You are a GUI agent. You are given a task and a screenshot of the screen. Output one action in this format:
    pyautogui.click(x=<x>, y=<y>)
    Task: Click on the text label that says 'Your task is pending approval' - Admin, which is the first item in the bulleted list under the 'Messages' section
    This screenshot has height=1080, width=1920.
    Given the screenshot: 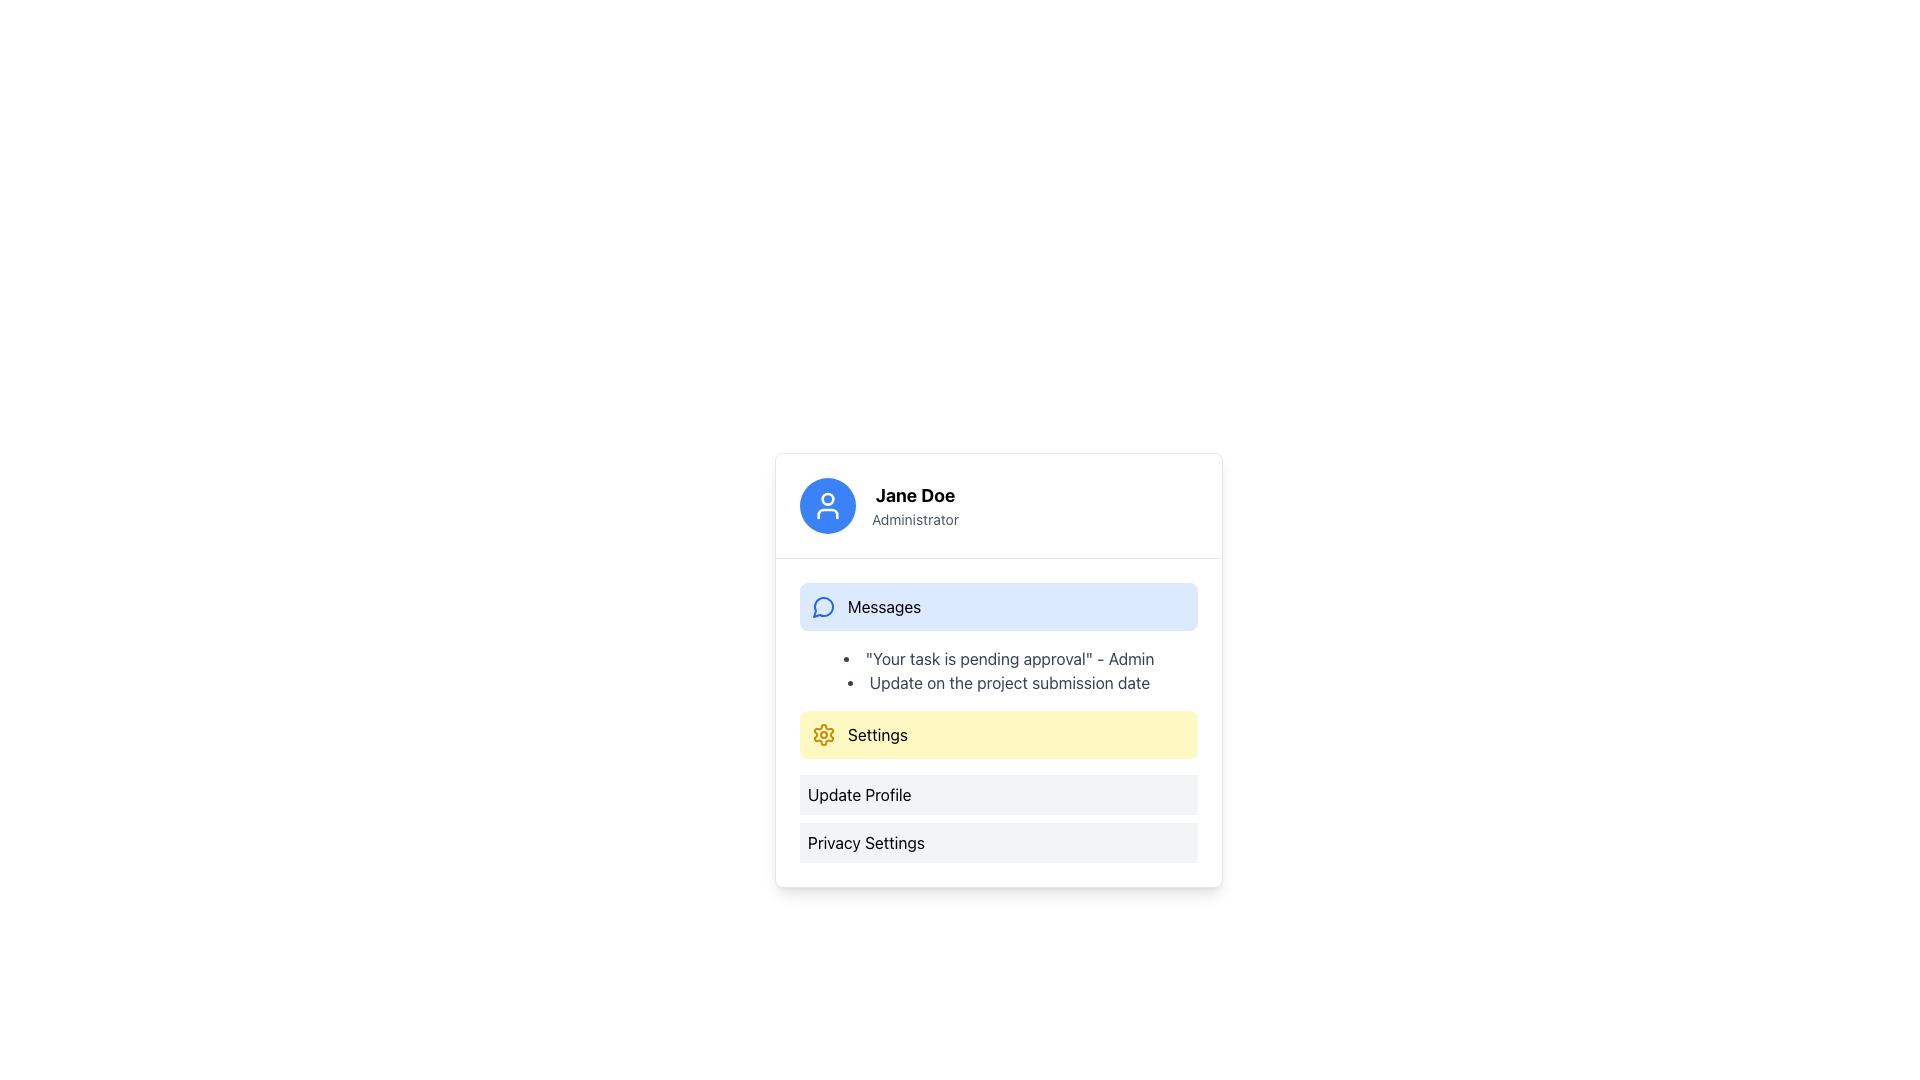 What is the action you would take?
    pyautogui.click(x=998, y=659)
    